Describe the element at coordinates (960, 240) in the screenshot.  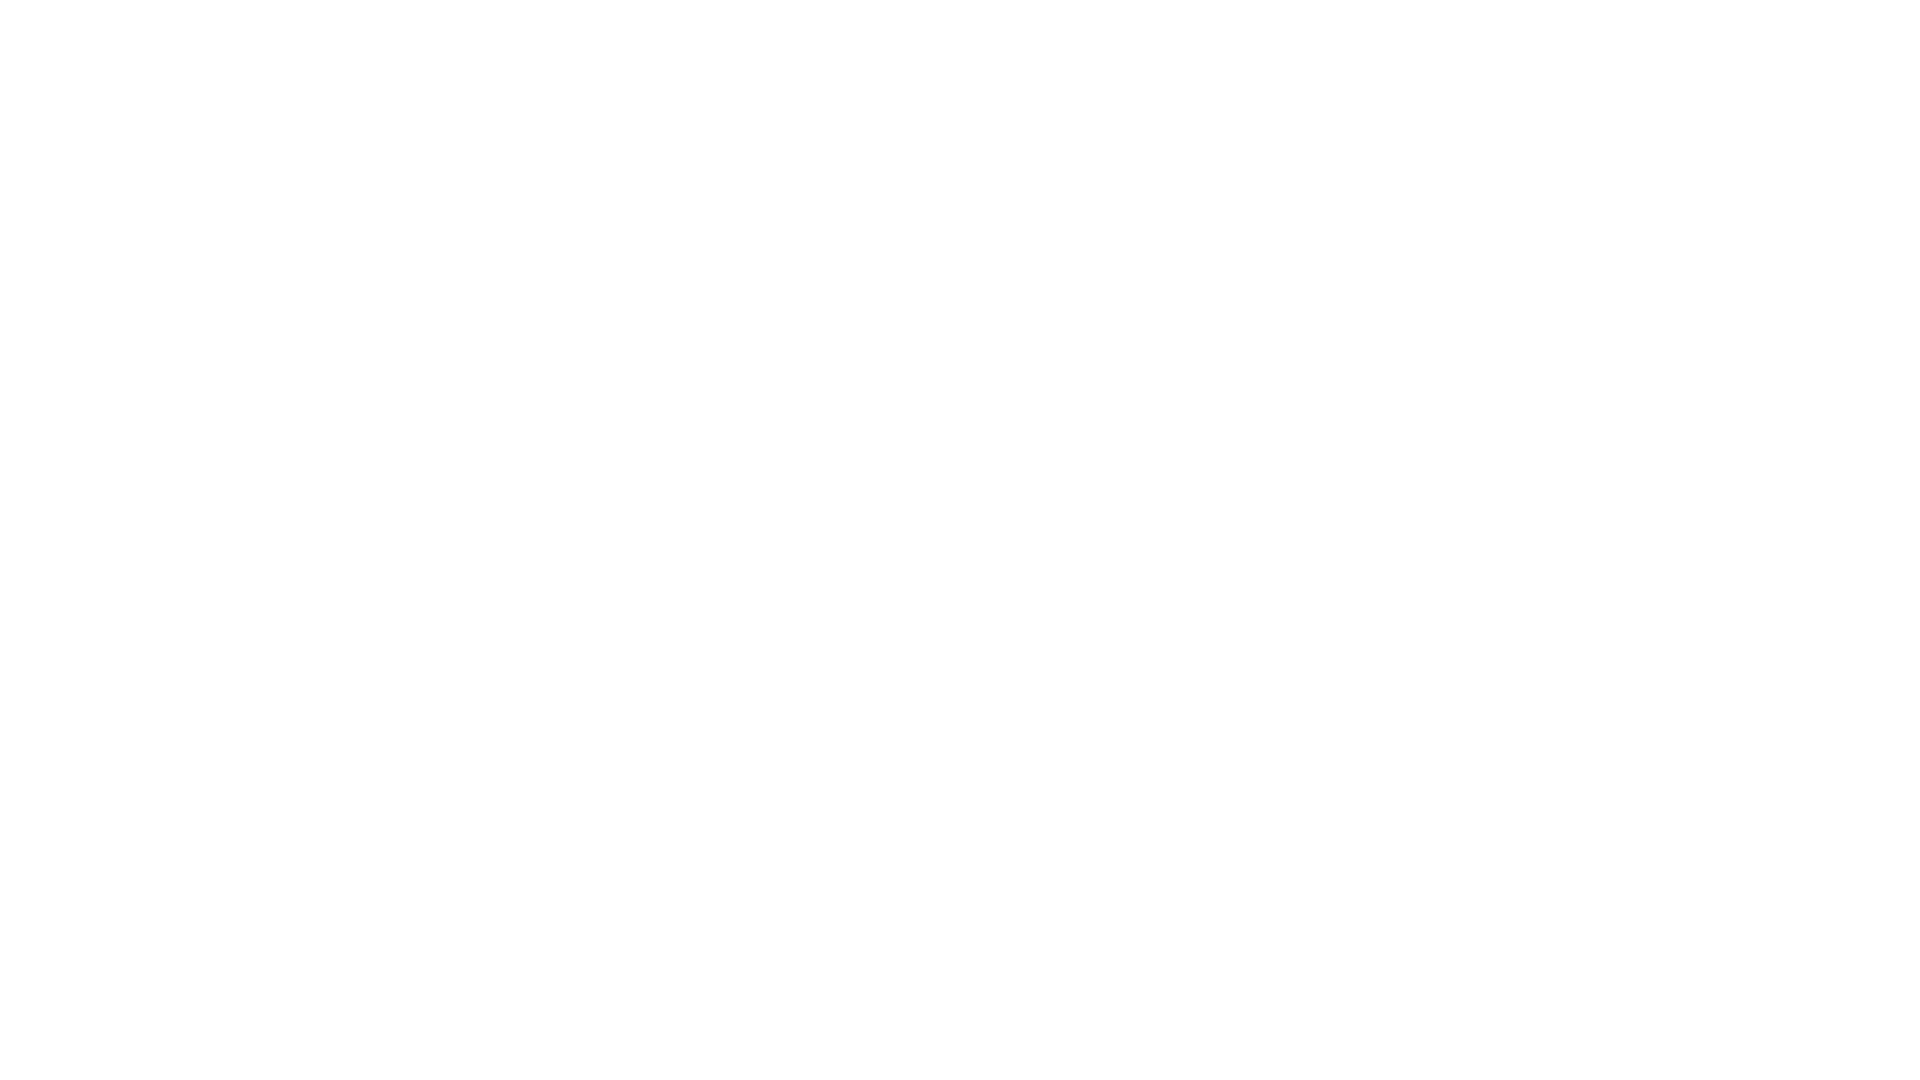
I see `By City and State` at that location.